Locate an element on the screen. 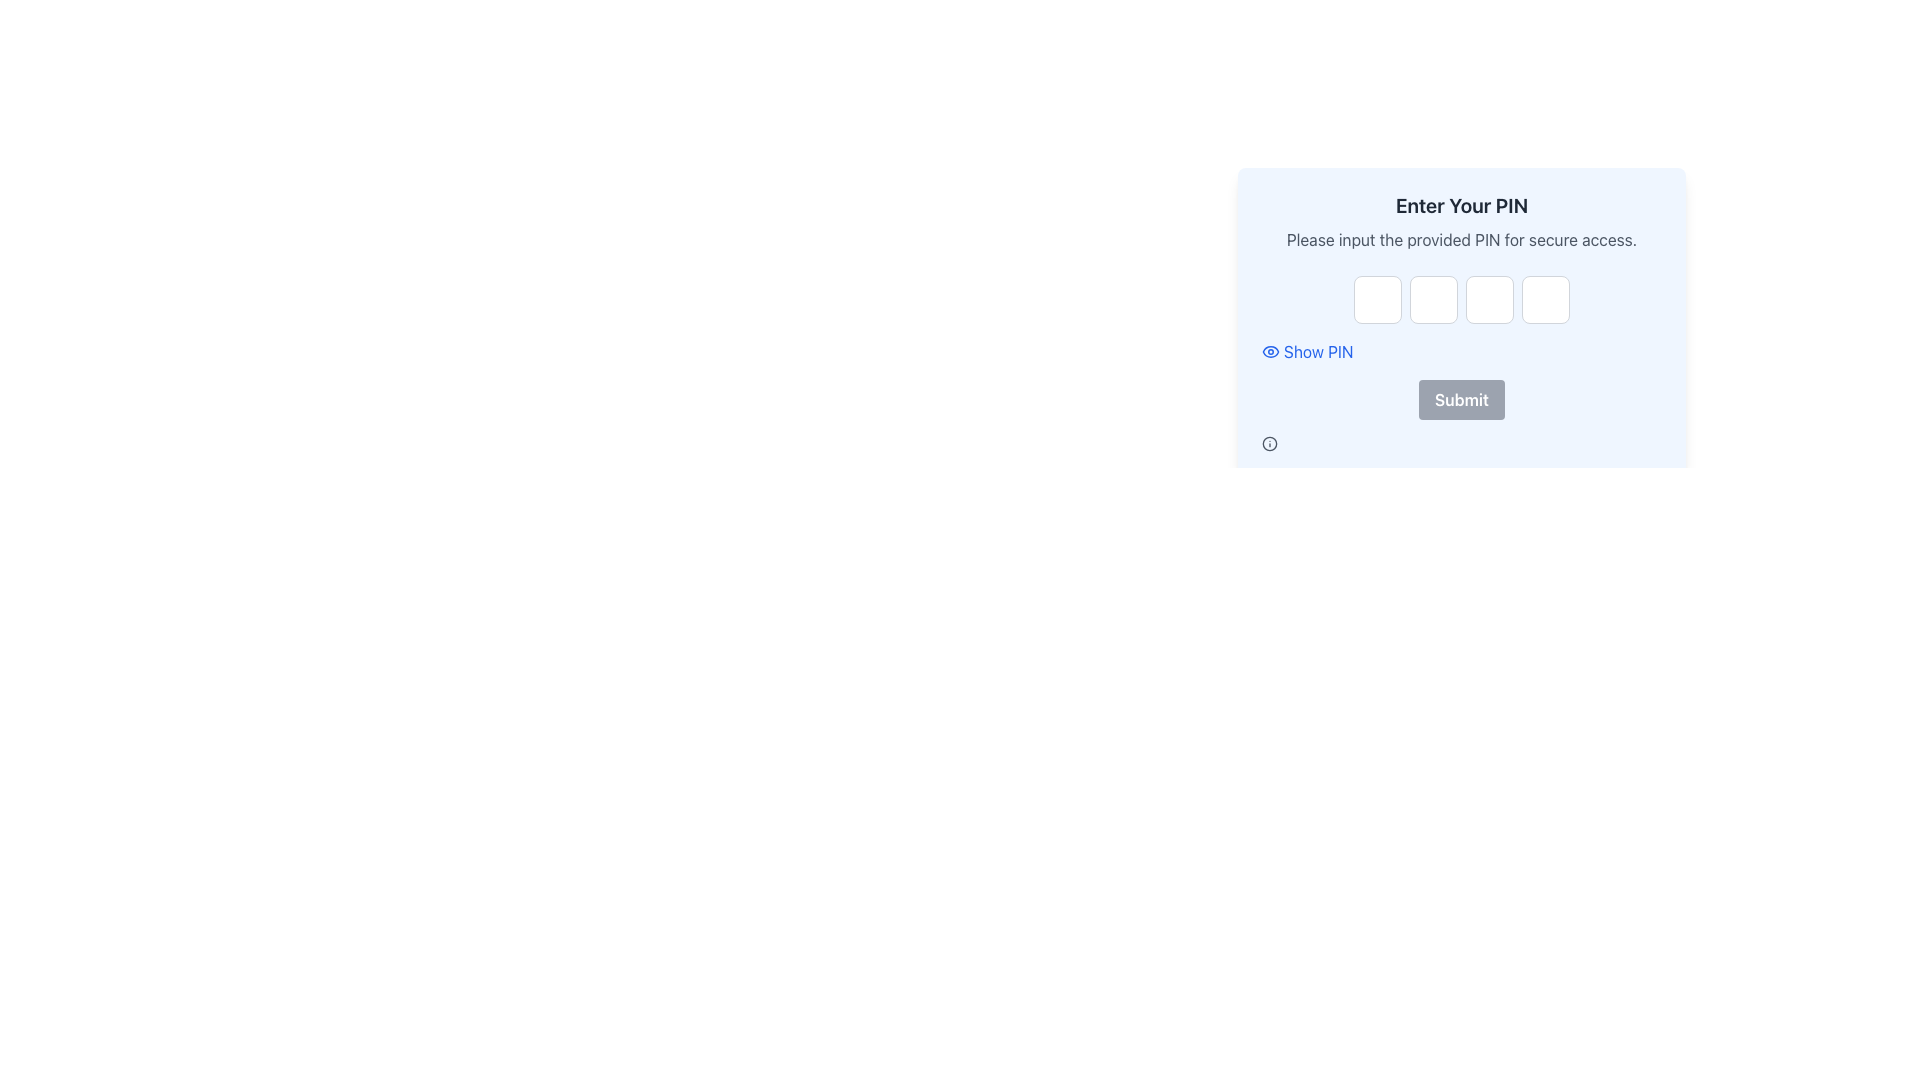  the second password input field in the 'Enter Your PIN' card interface to interact with it is located at coordinates (1433, 300).